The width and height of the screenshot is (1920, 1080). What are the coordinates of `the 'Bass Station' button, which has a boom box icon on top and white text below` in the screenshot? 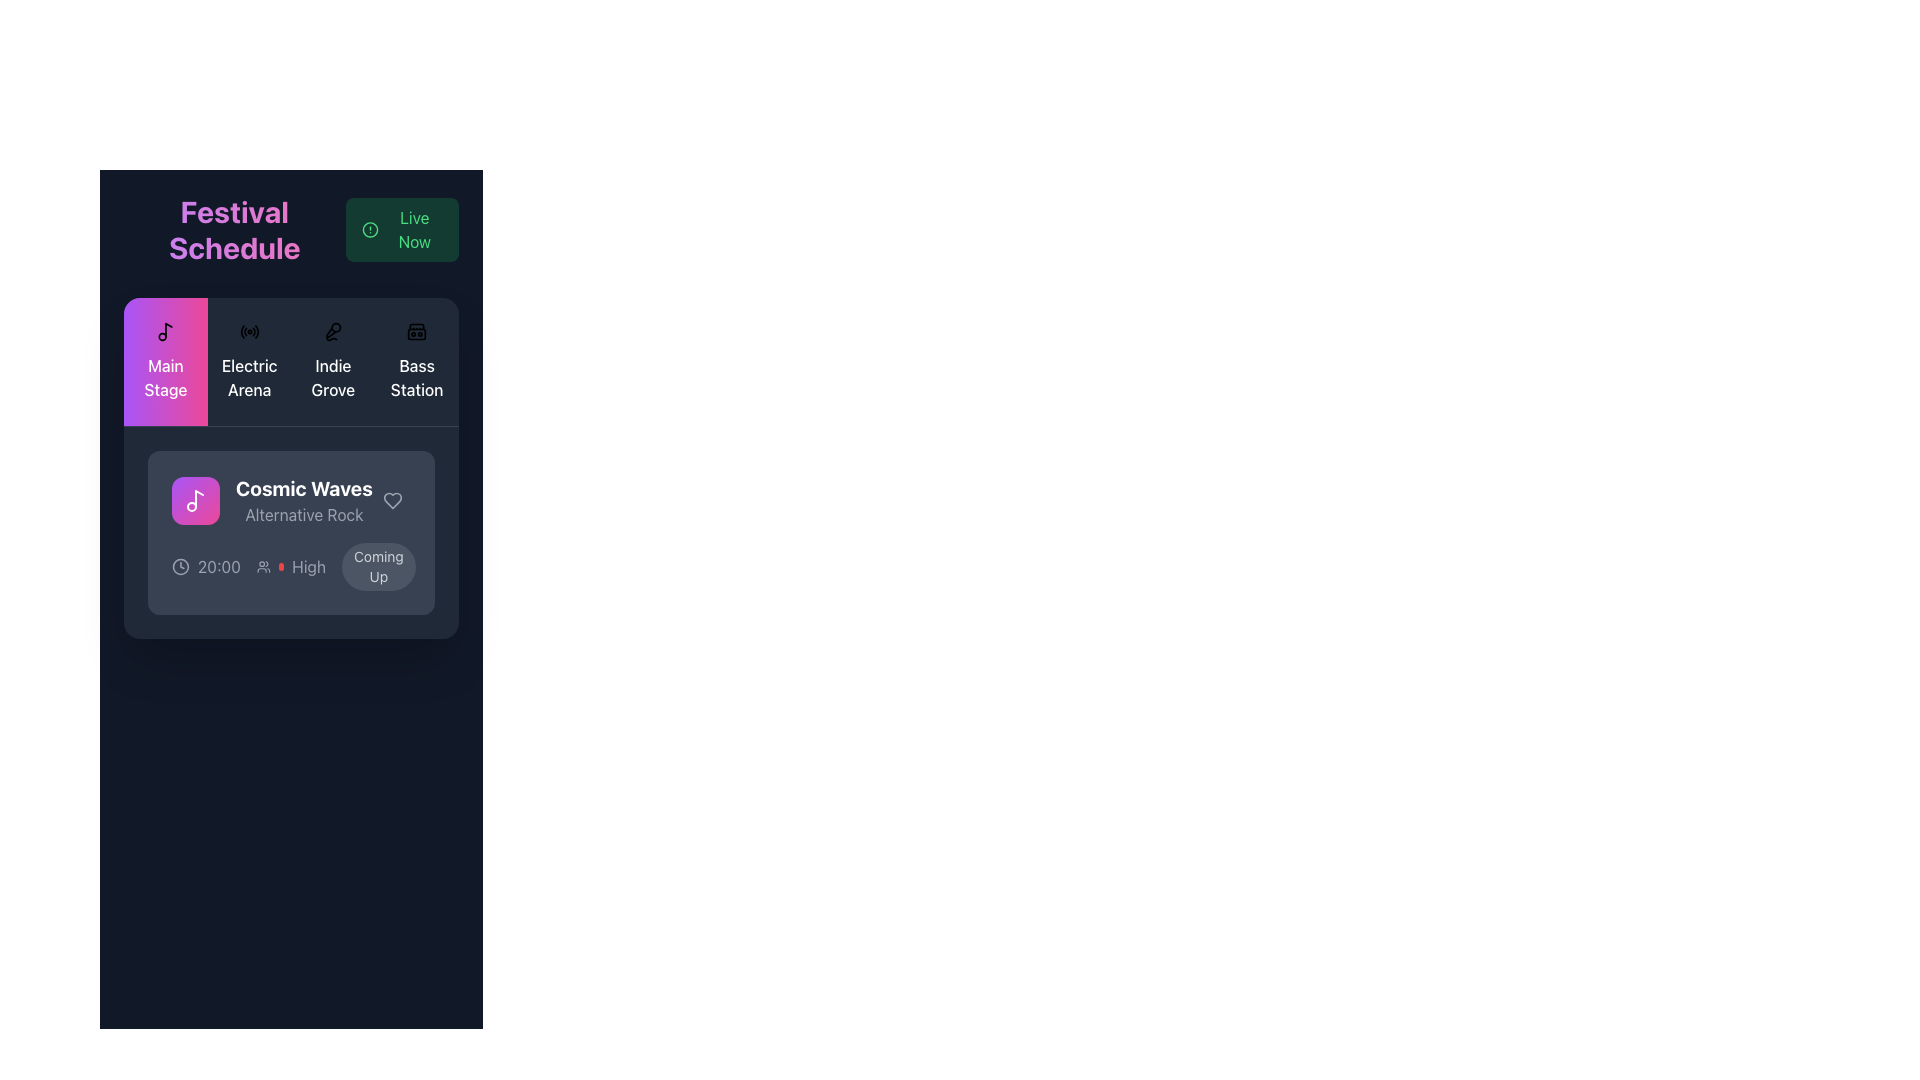 It's located at (416, 362).